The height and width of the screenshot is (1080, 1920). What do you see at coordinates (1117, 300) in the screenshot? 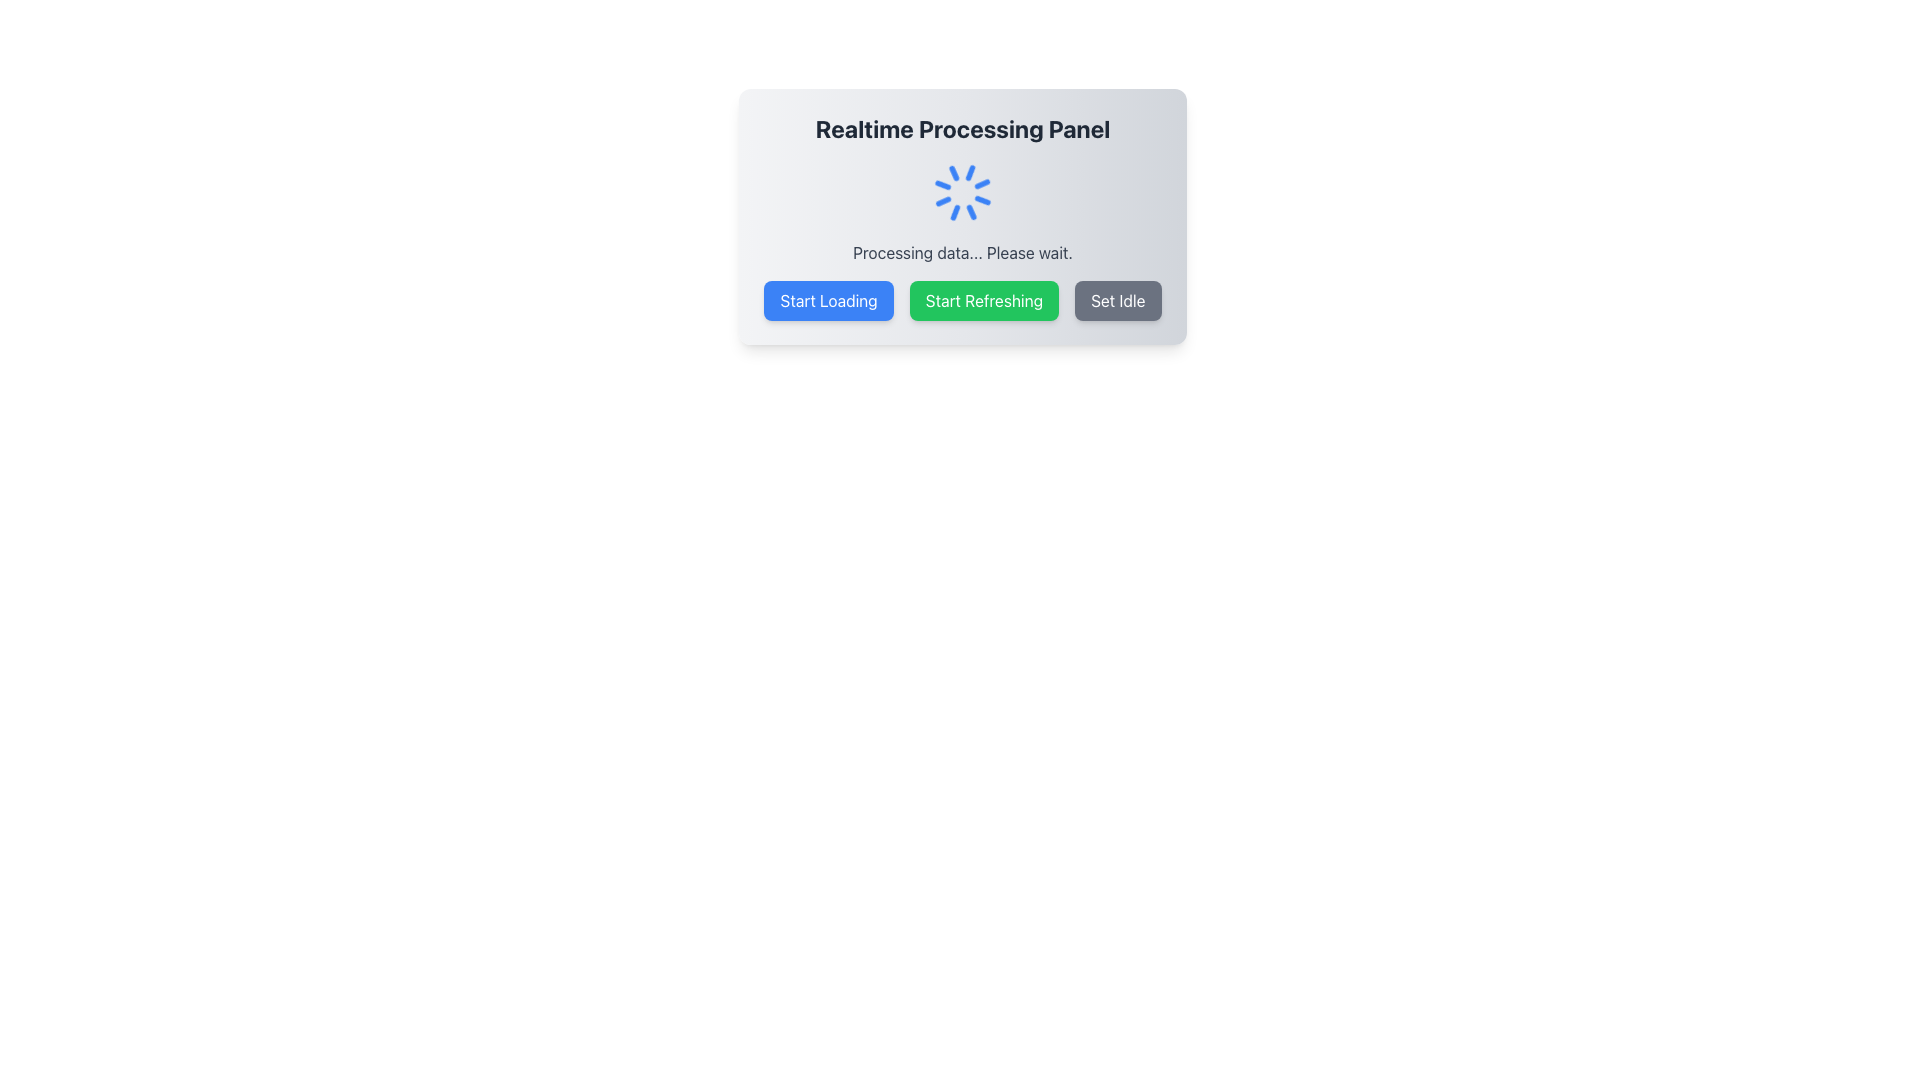
I see `the 'Set Idle' button, which is a rectangular button with a gray background and white text, located below the 'Processing data... Please wait.' text and is the rightmost button in a group of three buttons` at bounding box center [1117, 300].